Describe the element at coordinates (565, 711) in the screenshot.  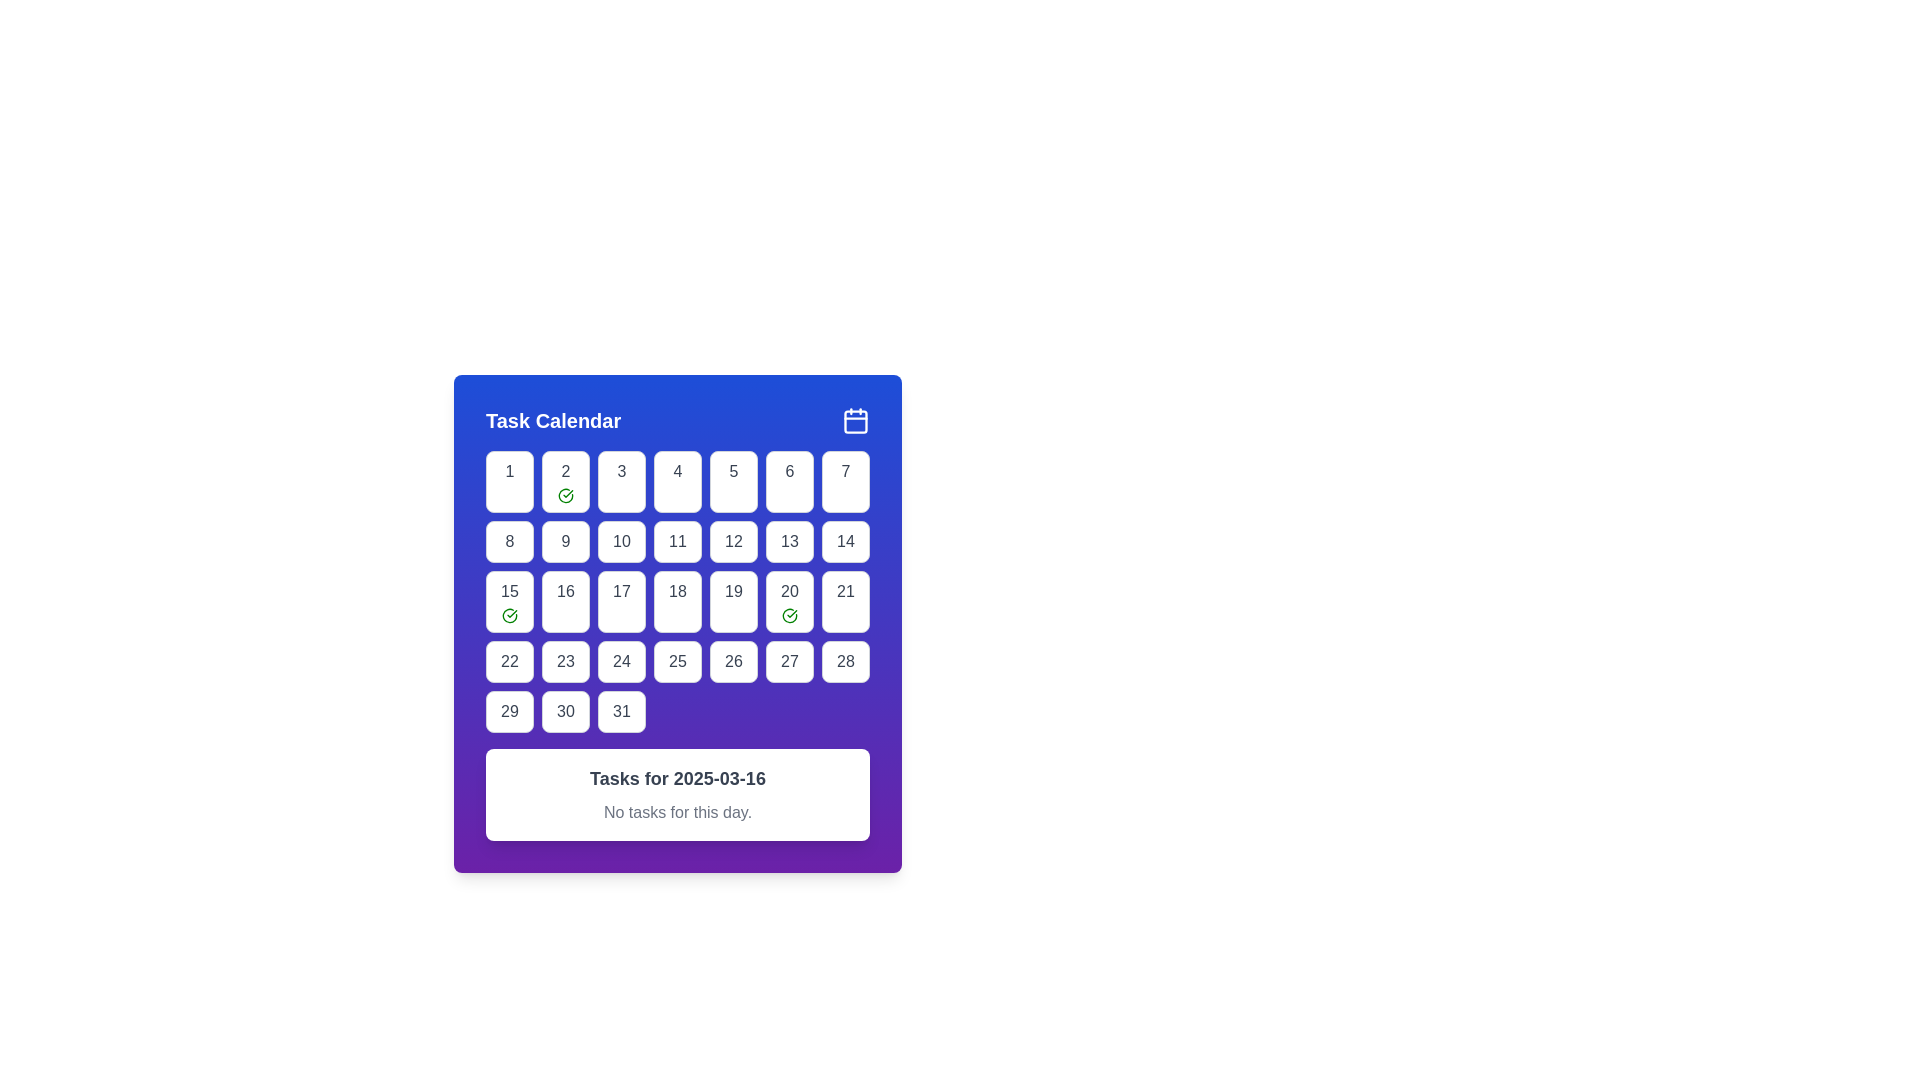
I see `the calendar day cell representing the 30th day of the month to focus on it` at that location.